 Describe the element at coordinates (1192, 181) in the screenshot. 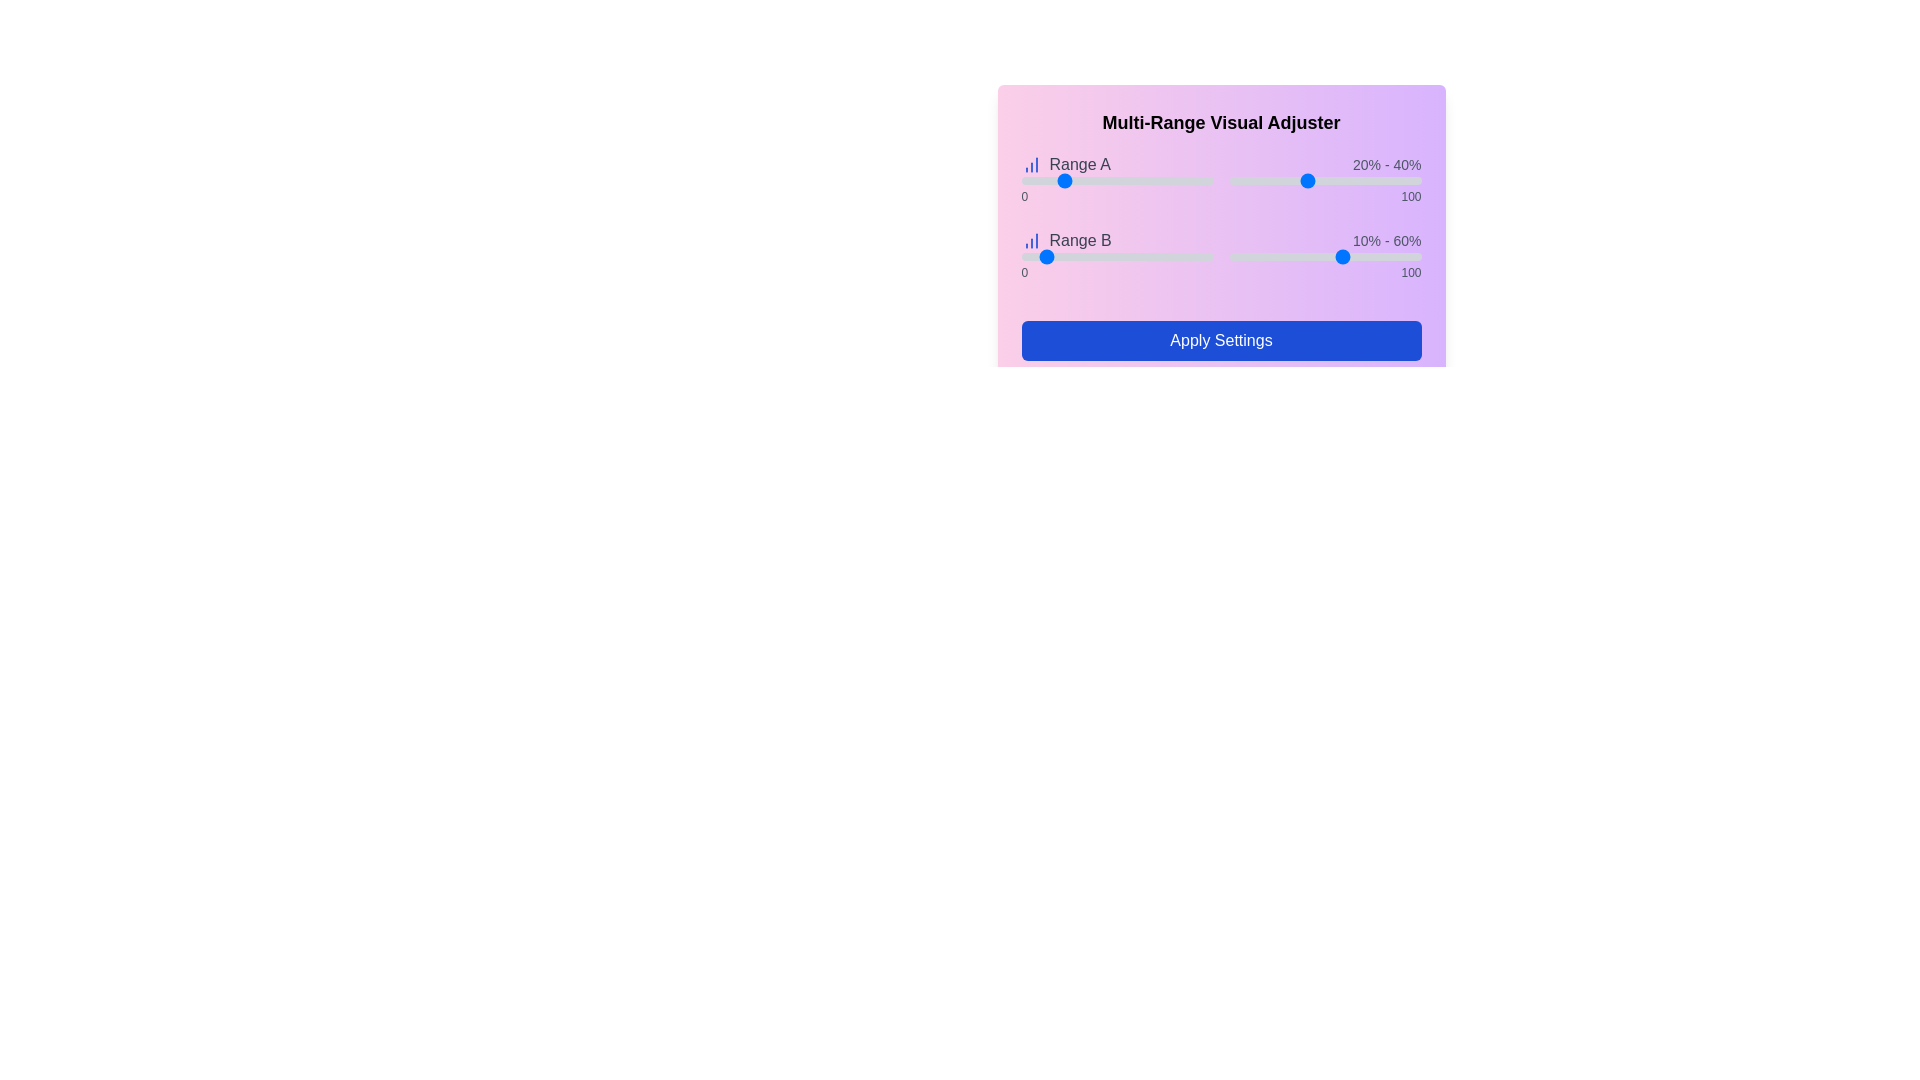

I see `the slider` at that location.